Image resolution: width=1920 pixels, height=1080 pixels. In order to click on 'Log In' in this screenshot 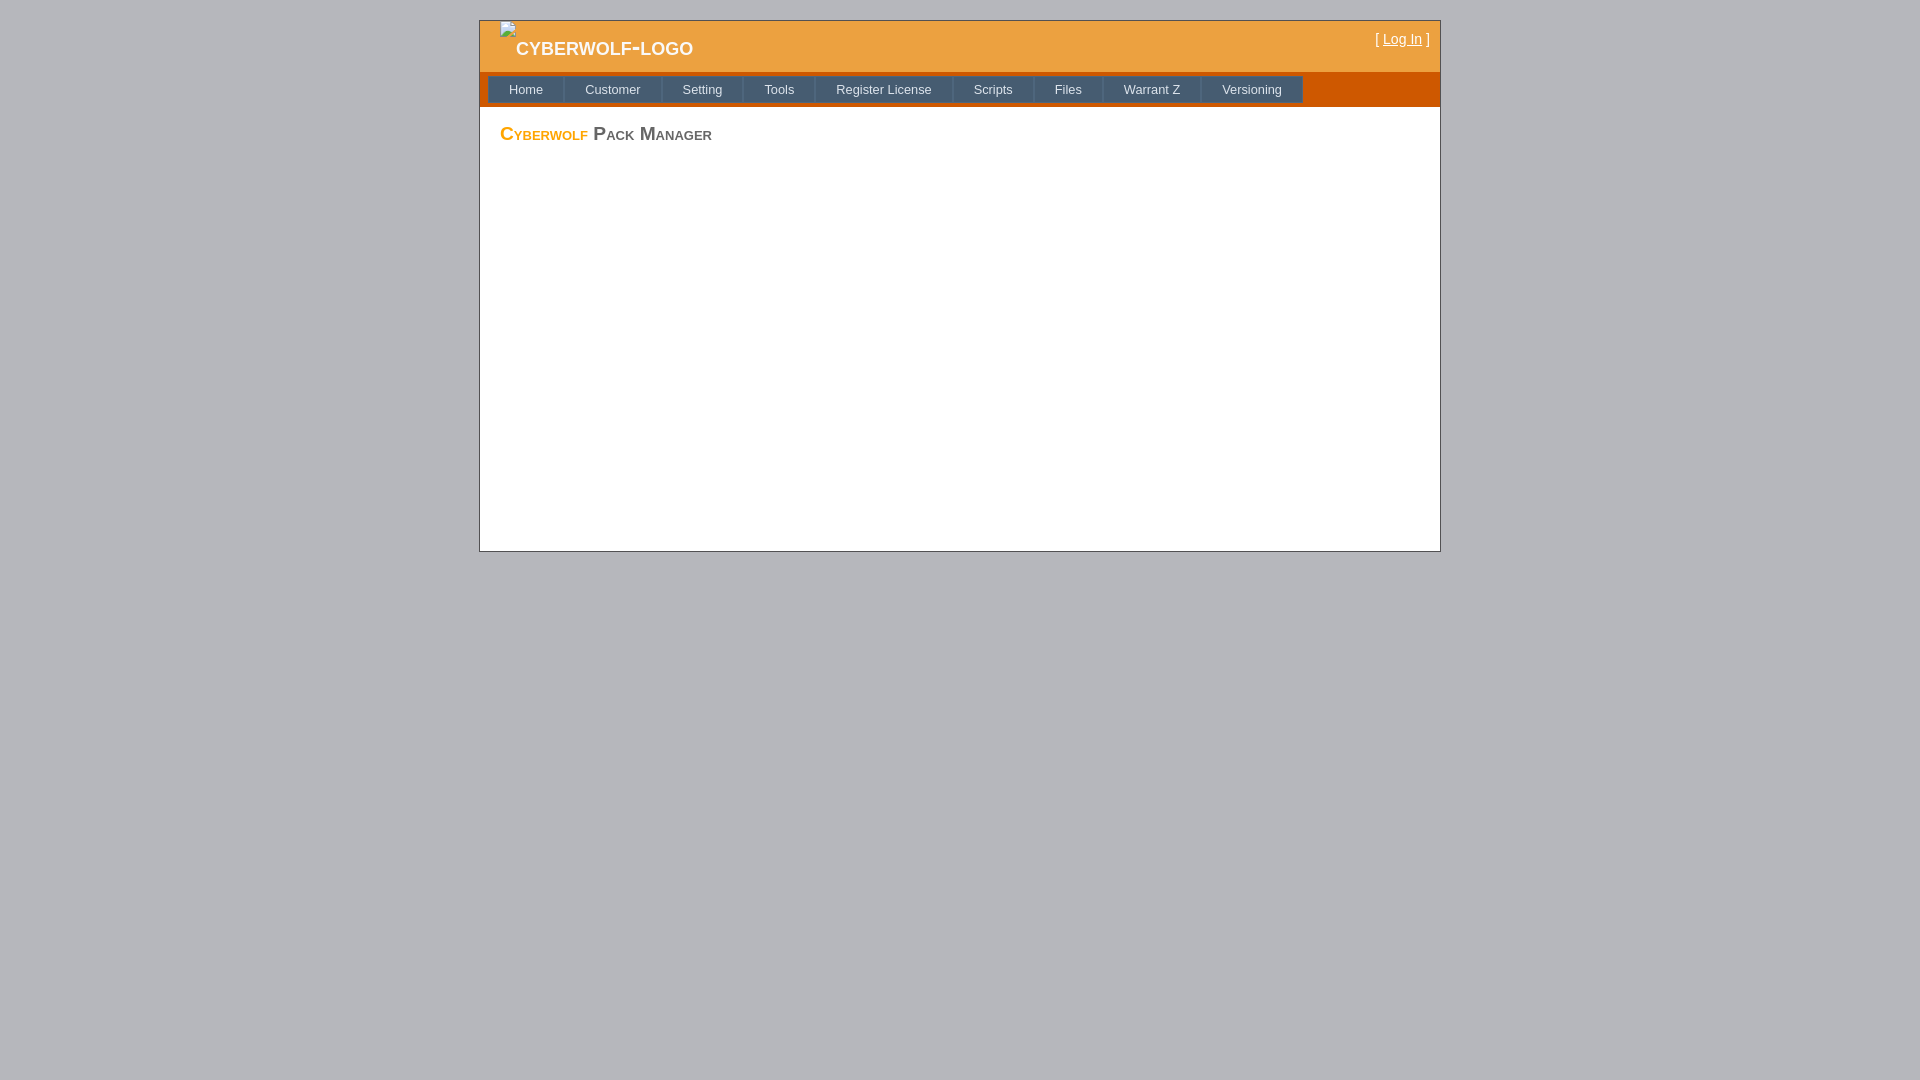, I will do `click(1401, 38)`.